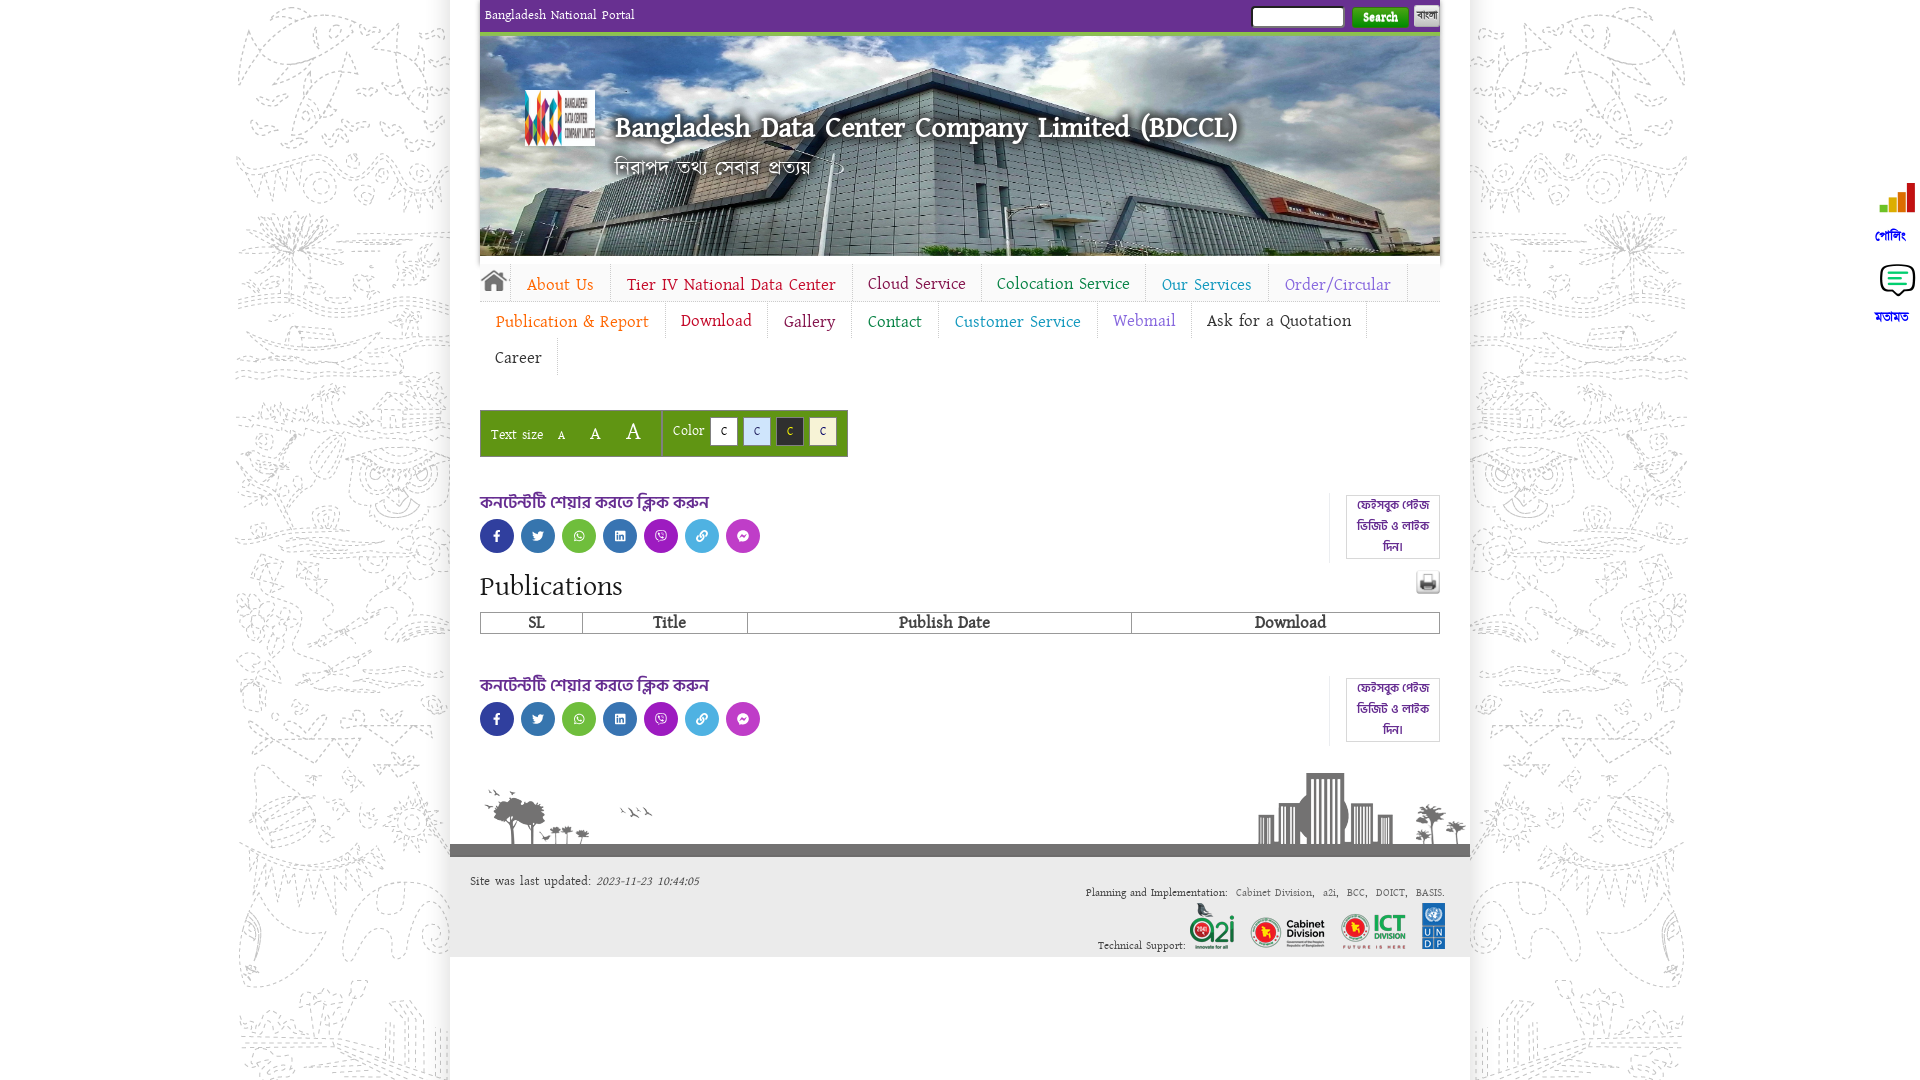  Describe the element at coordinates (789, 430) in the screenshot. I see `'C'` at that location.